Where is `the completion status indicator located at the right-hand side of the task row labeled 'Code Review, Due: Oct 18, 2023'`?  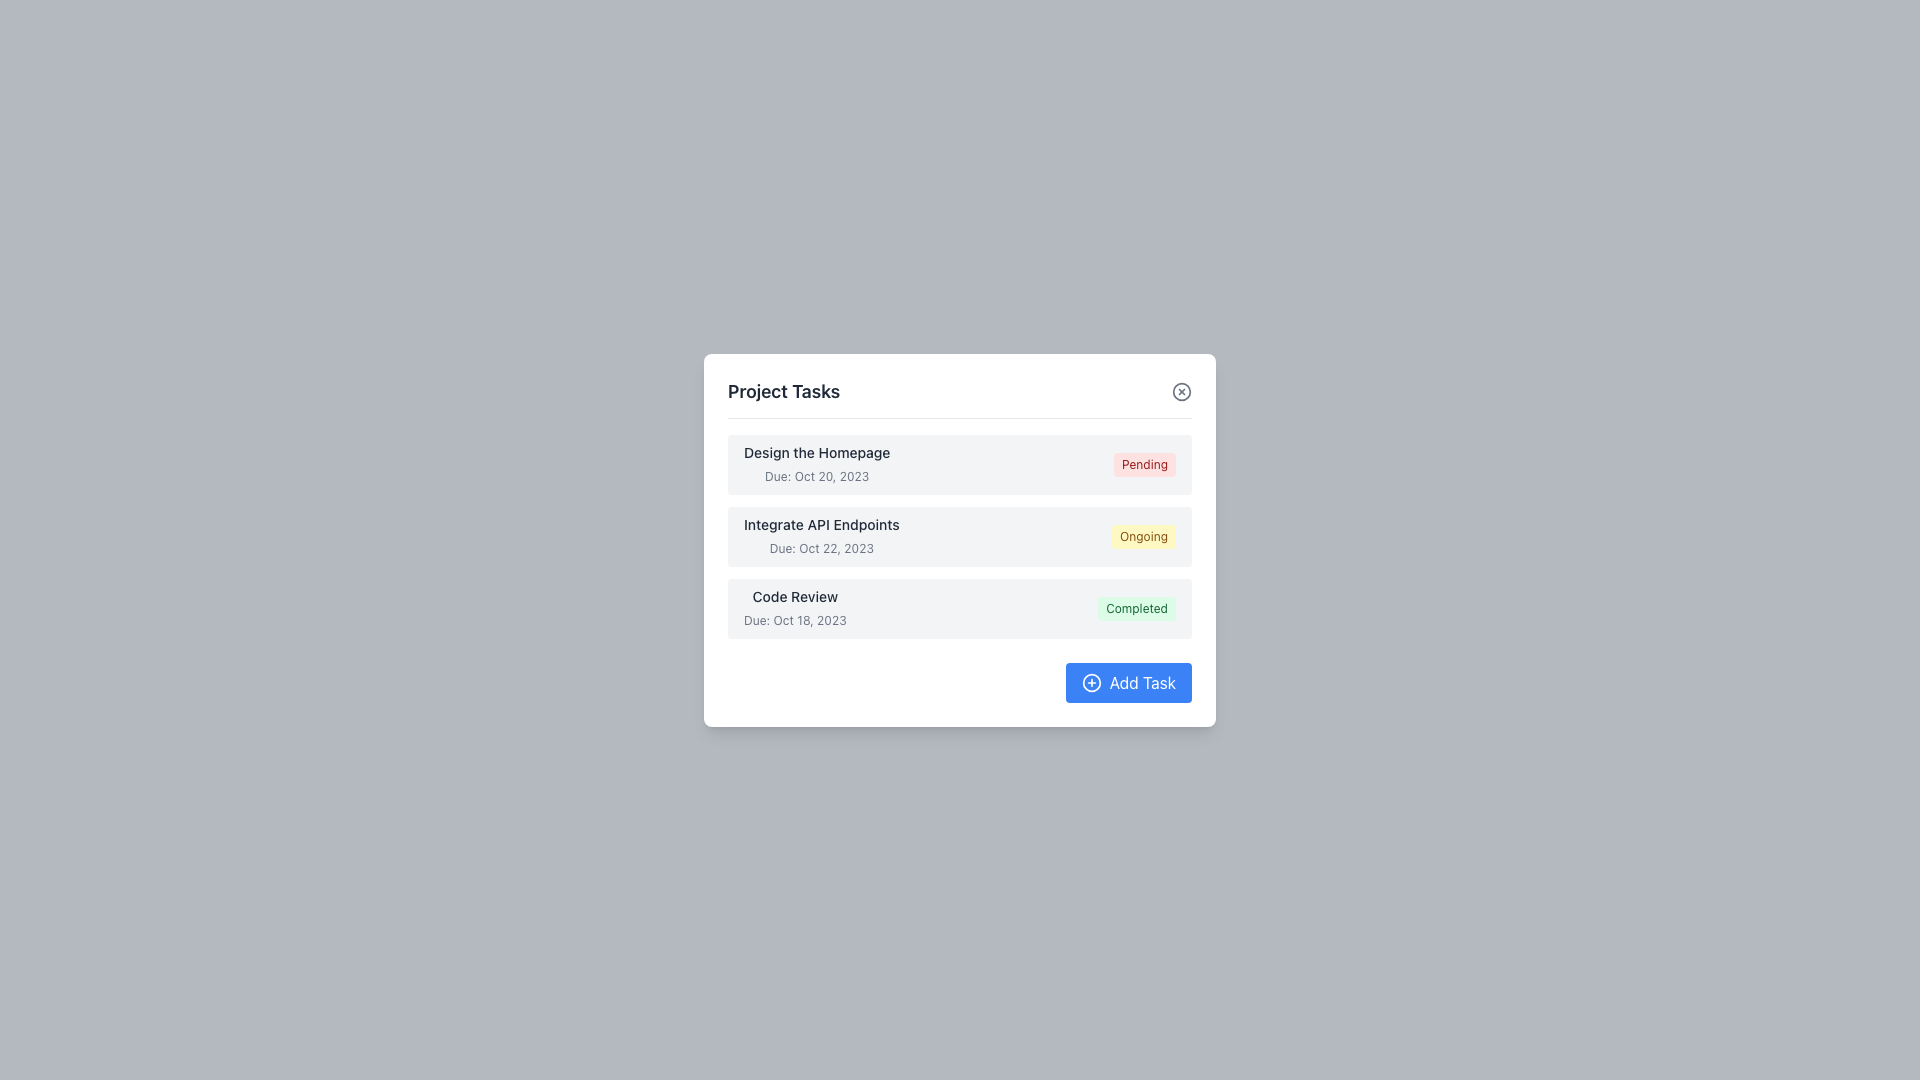
the completion status indicator located at the right-hand side of the task row labeled 'Code Review, Due: Oct 18, 2023' is located at coordinates (1137, 607).